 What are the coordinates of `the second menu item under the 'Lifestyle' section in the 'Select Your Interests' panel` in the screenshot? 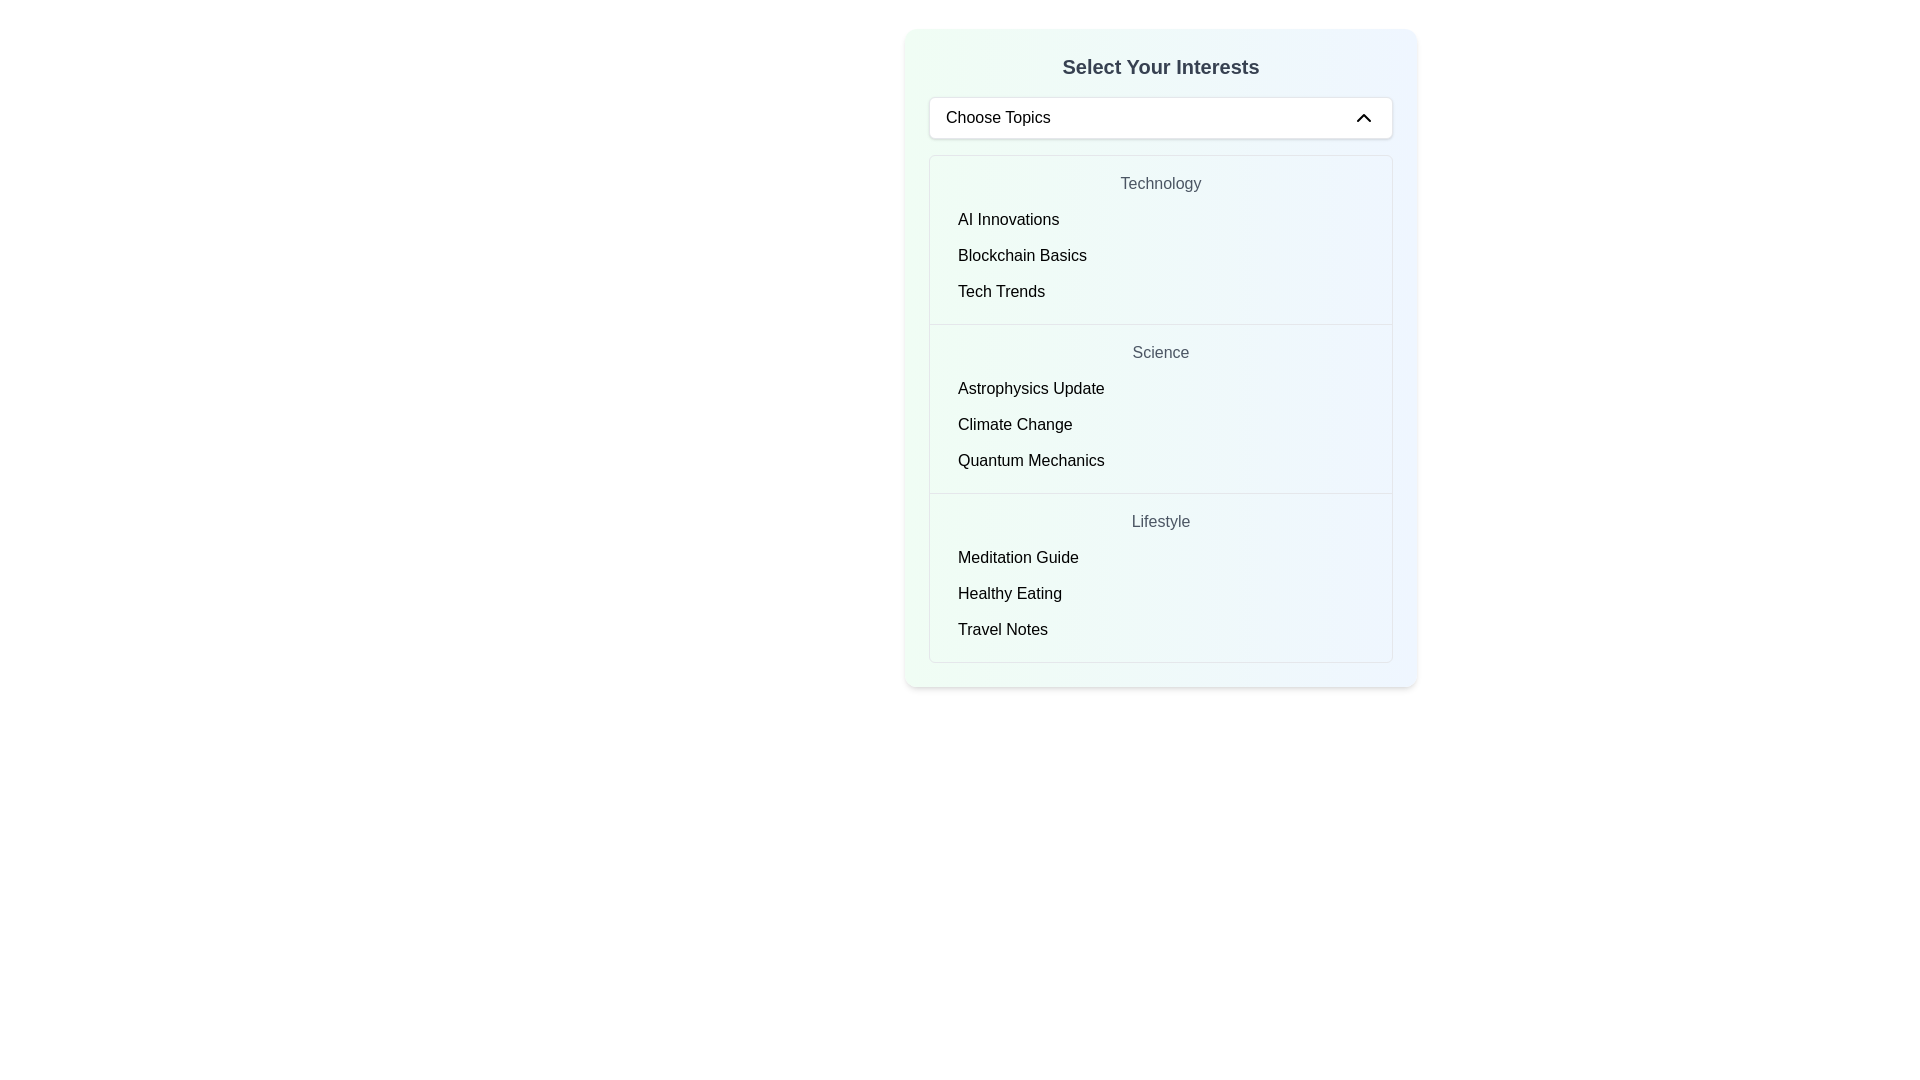 It's located at (1010, 593).